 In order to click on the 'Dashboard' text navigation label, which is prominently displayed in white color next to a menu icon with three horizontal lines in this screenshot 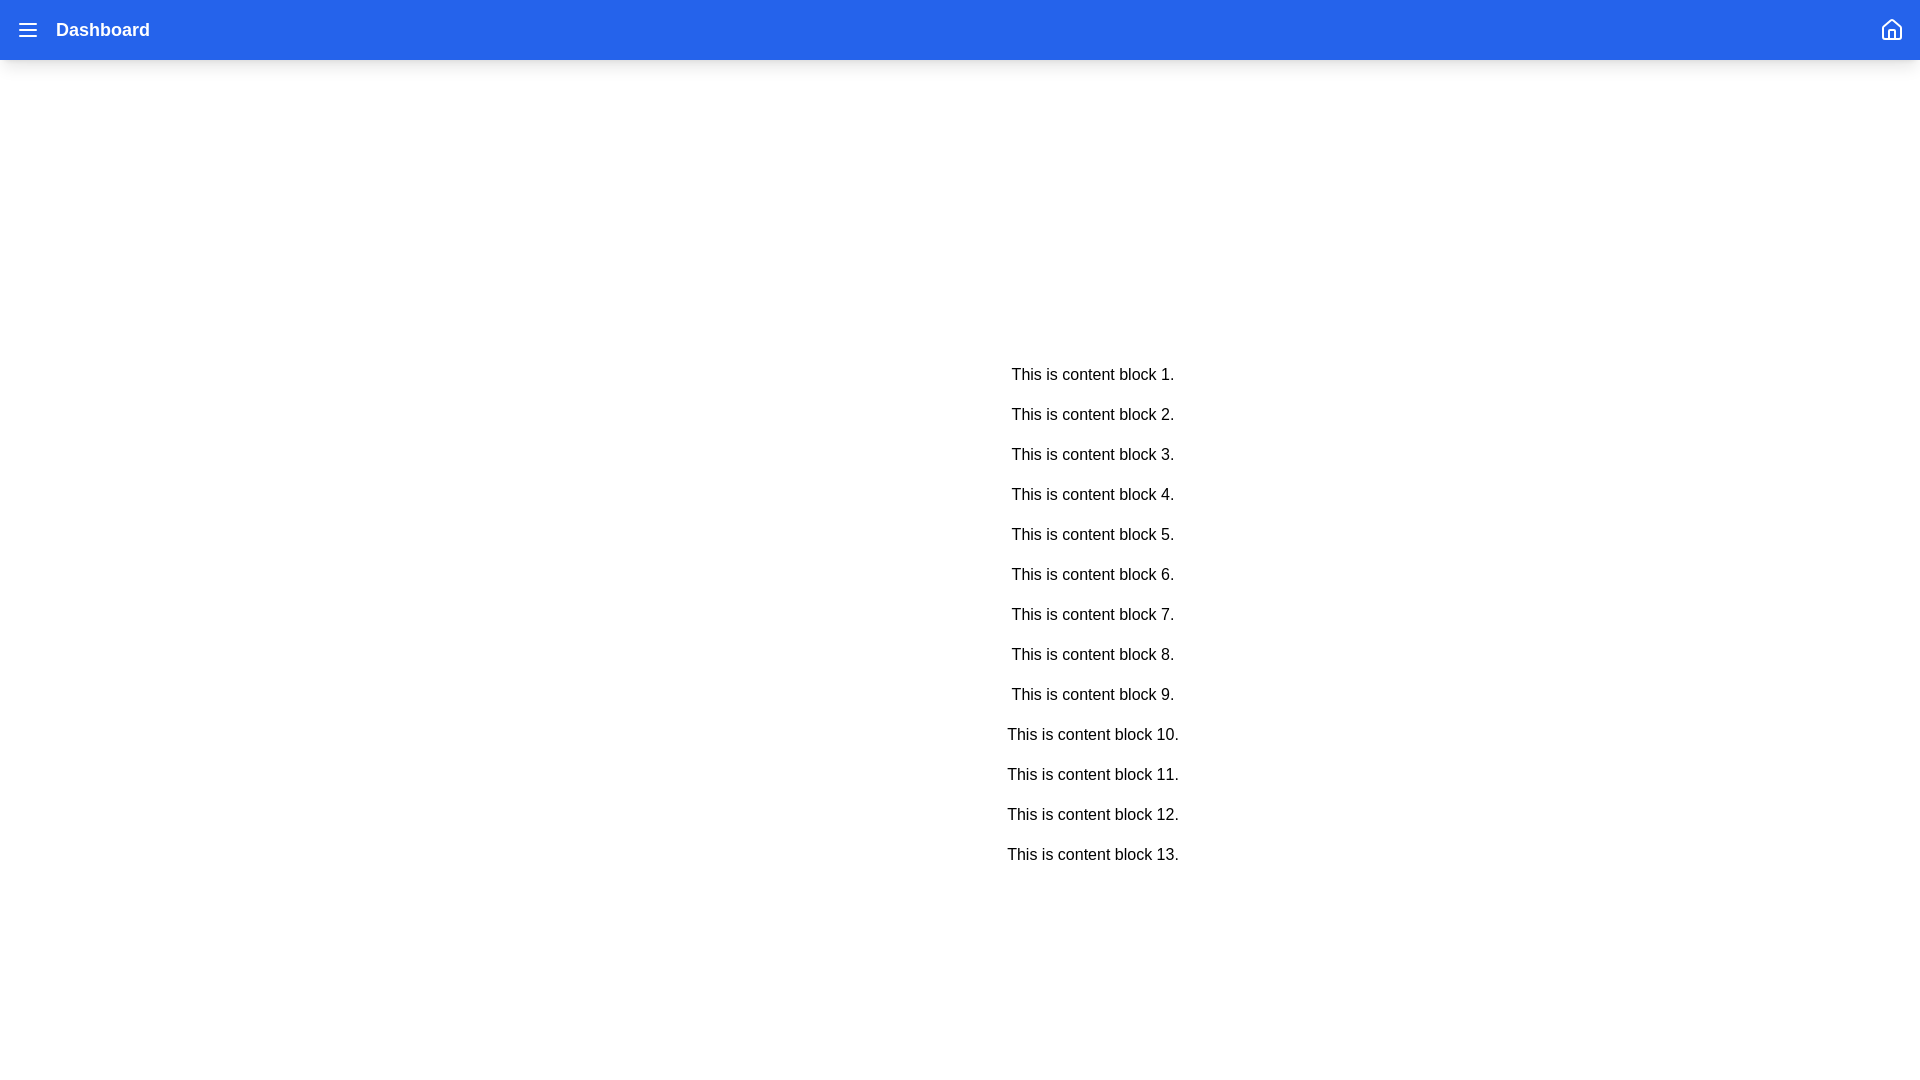, I will do `click(81, 30)`.